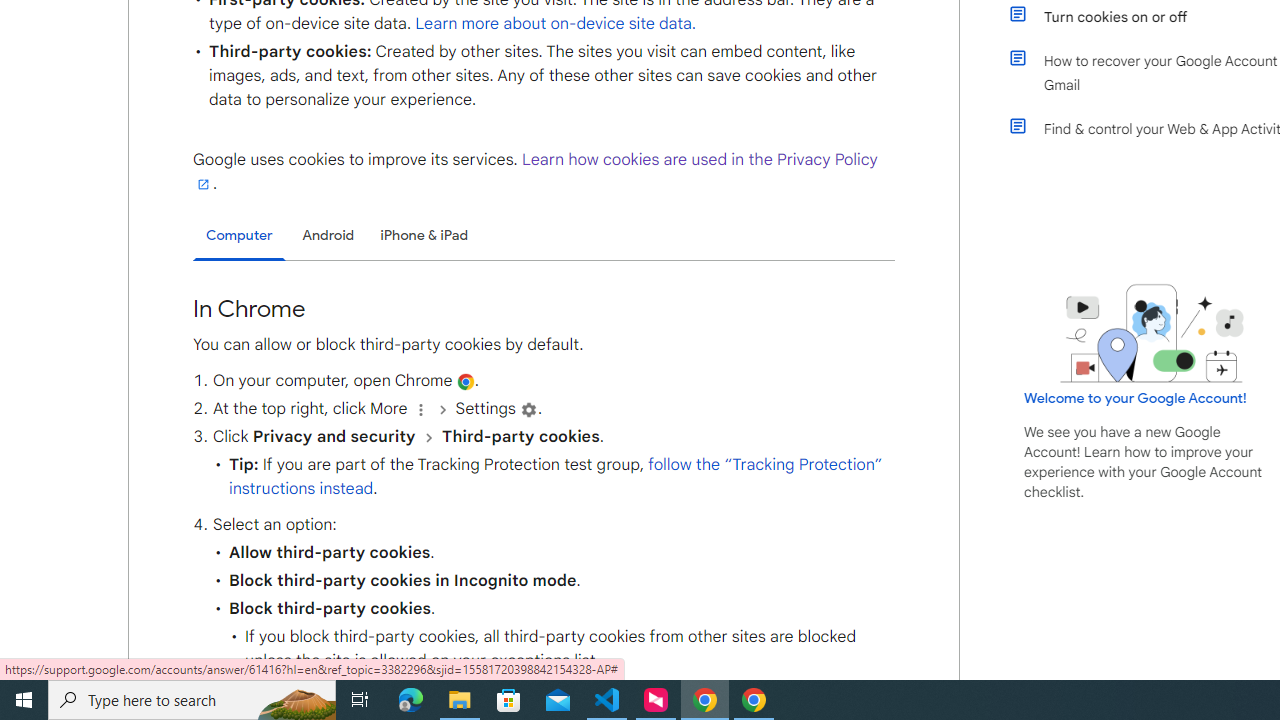 The height and width of the screenshot is (720, 1280). I want to click on 'Welcome to your Google Account!', so click(1135, 397).